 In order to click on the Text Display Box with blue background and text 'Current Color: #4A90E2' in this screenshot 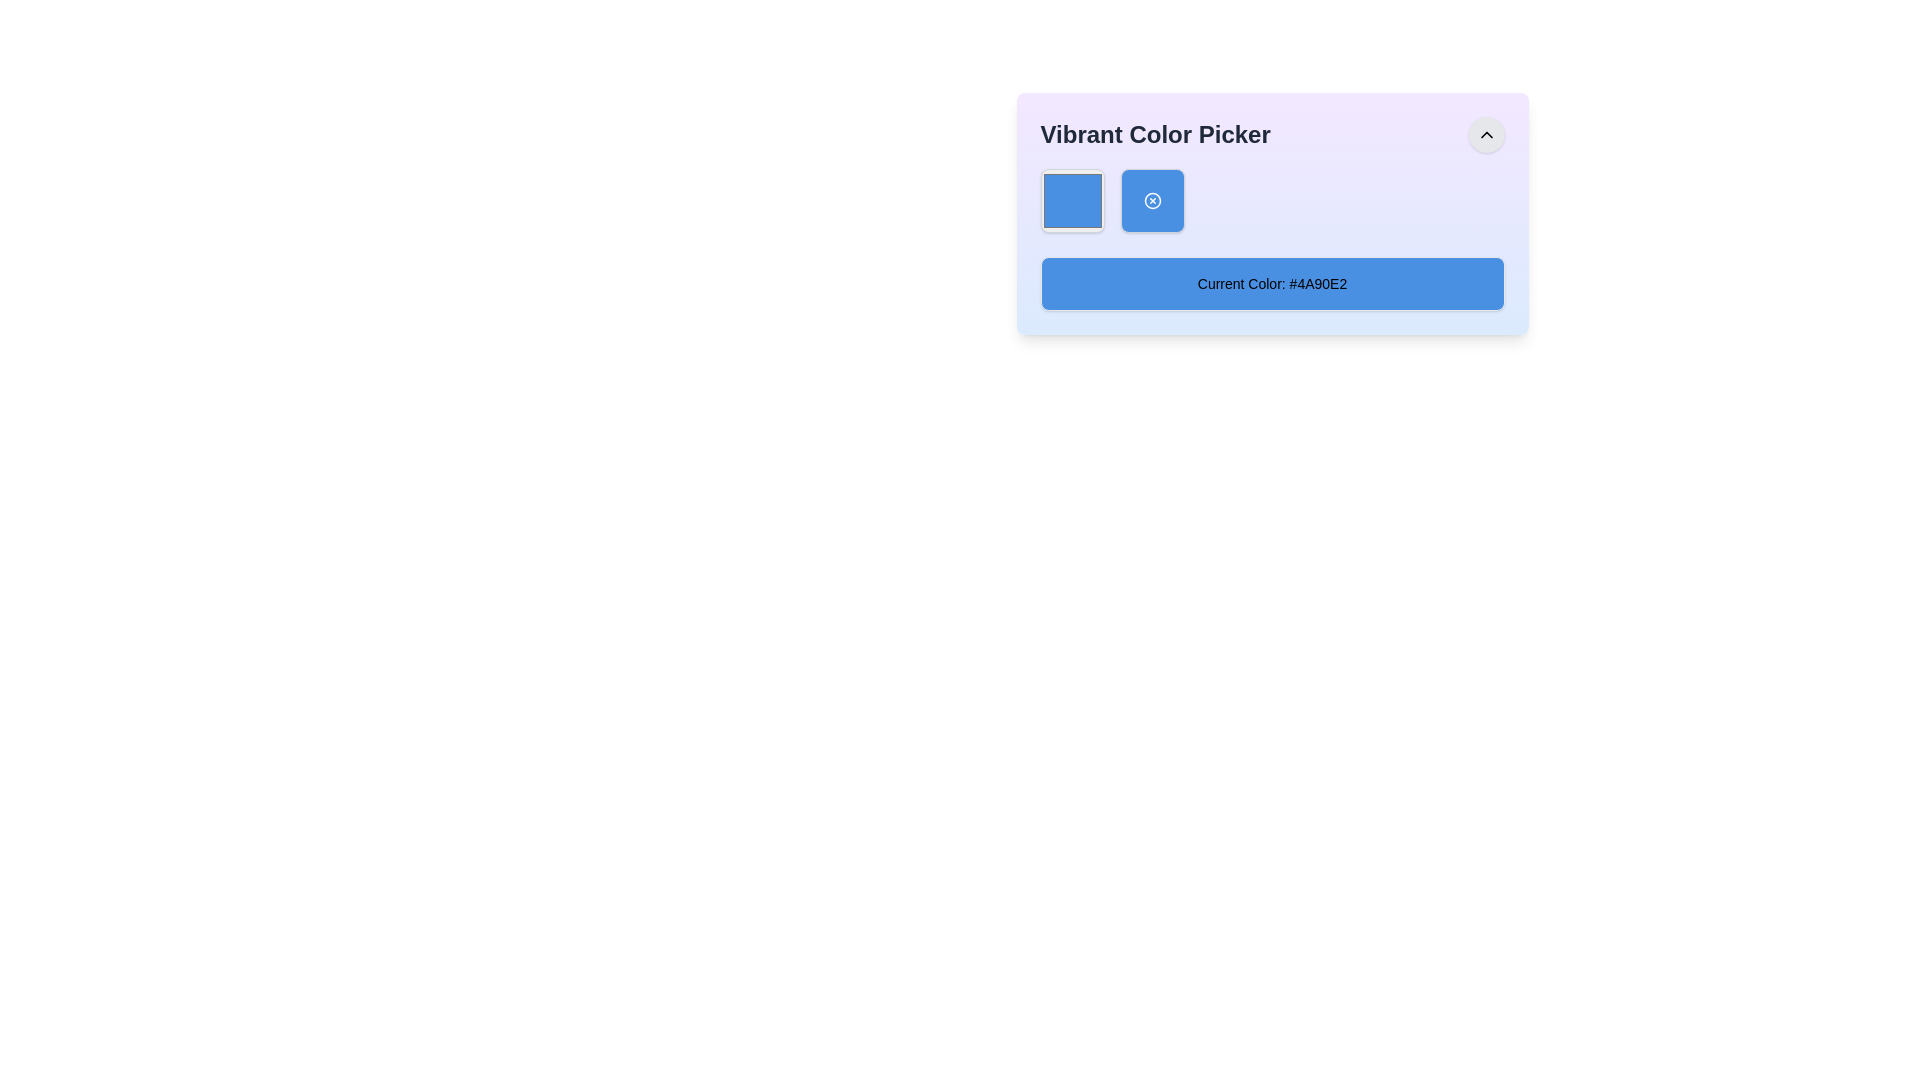, I will do `click(1271, 284)`.